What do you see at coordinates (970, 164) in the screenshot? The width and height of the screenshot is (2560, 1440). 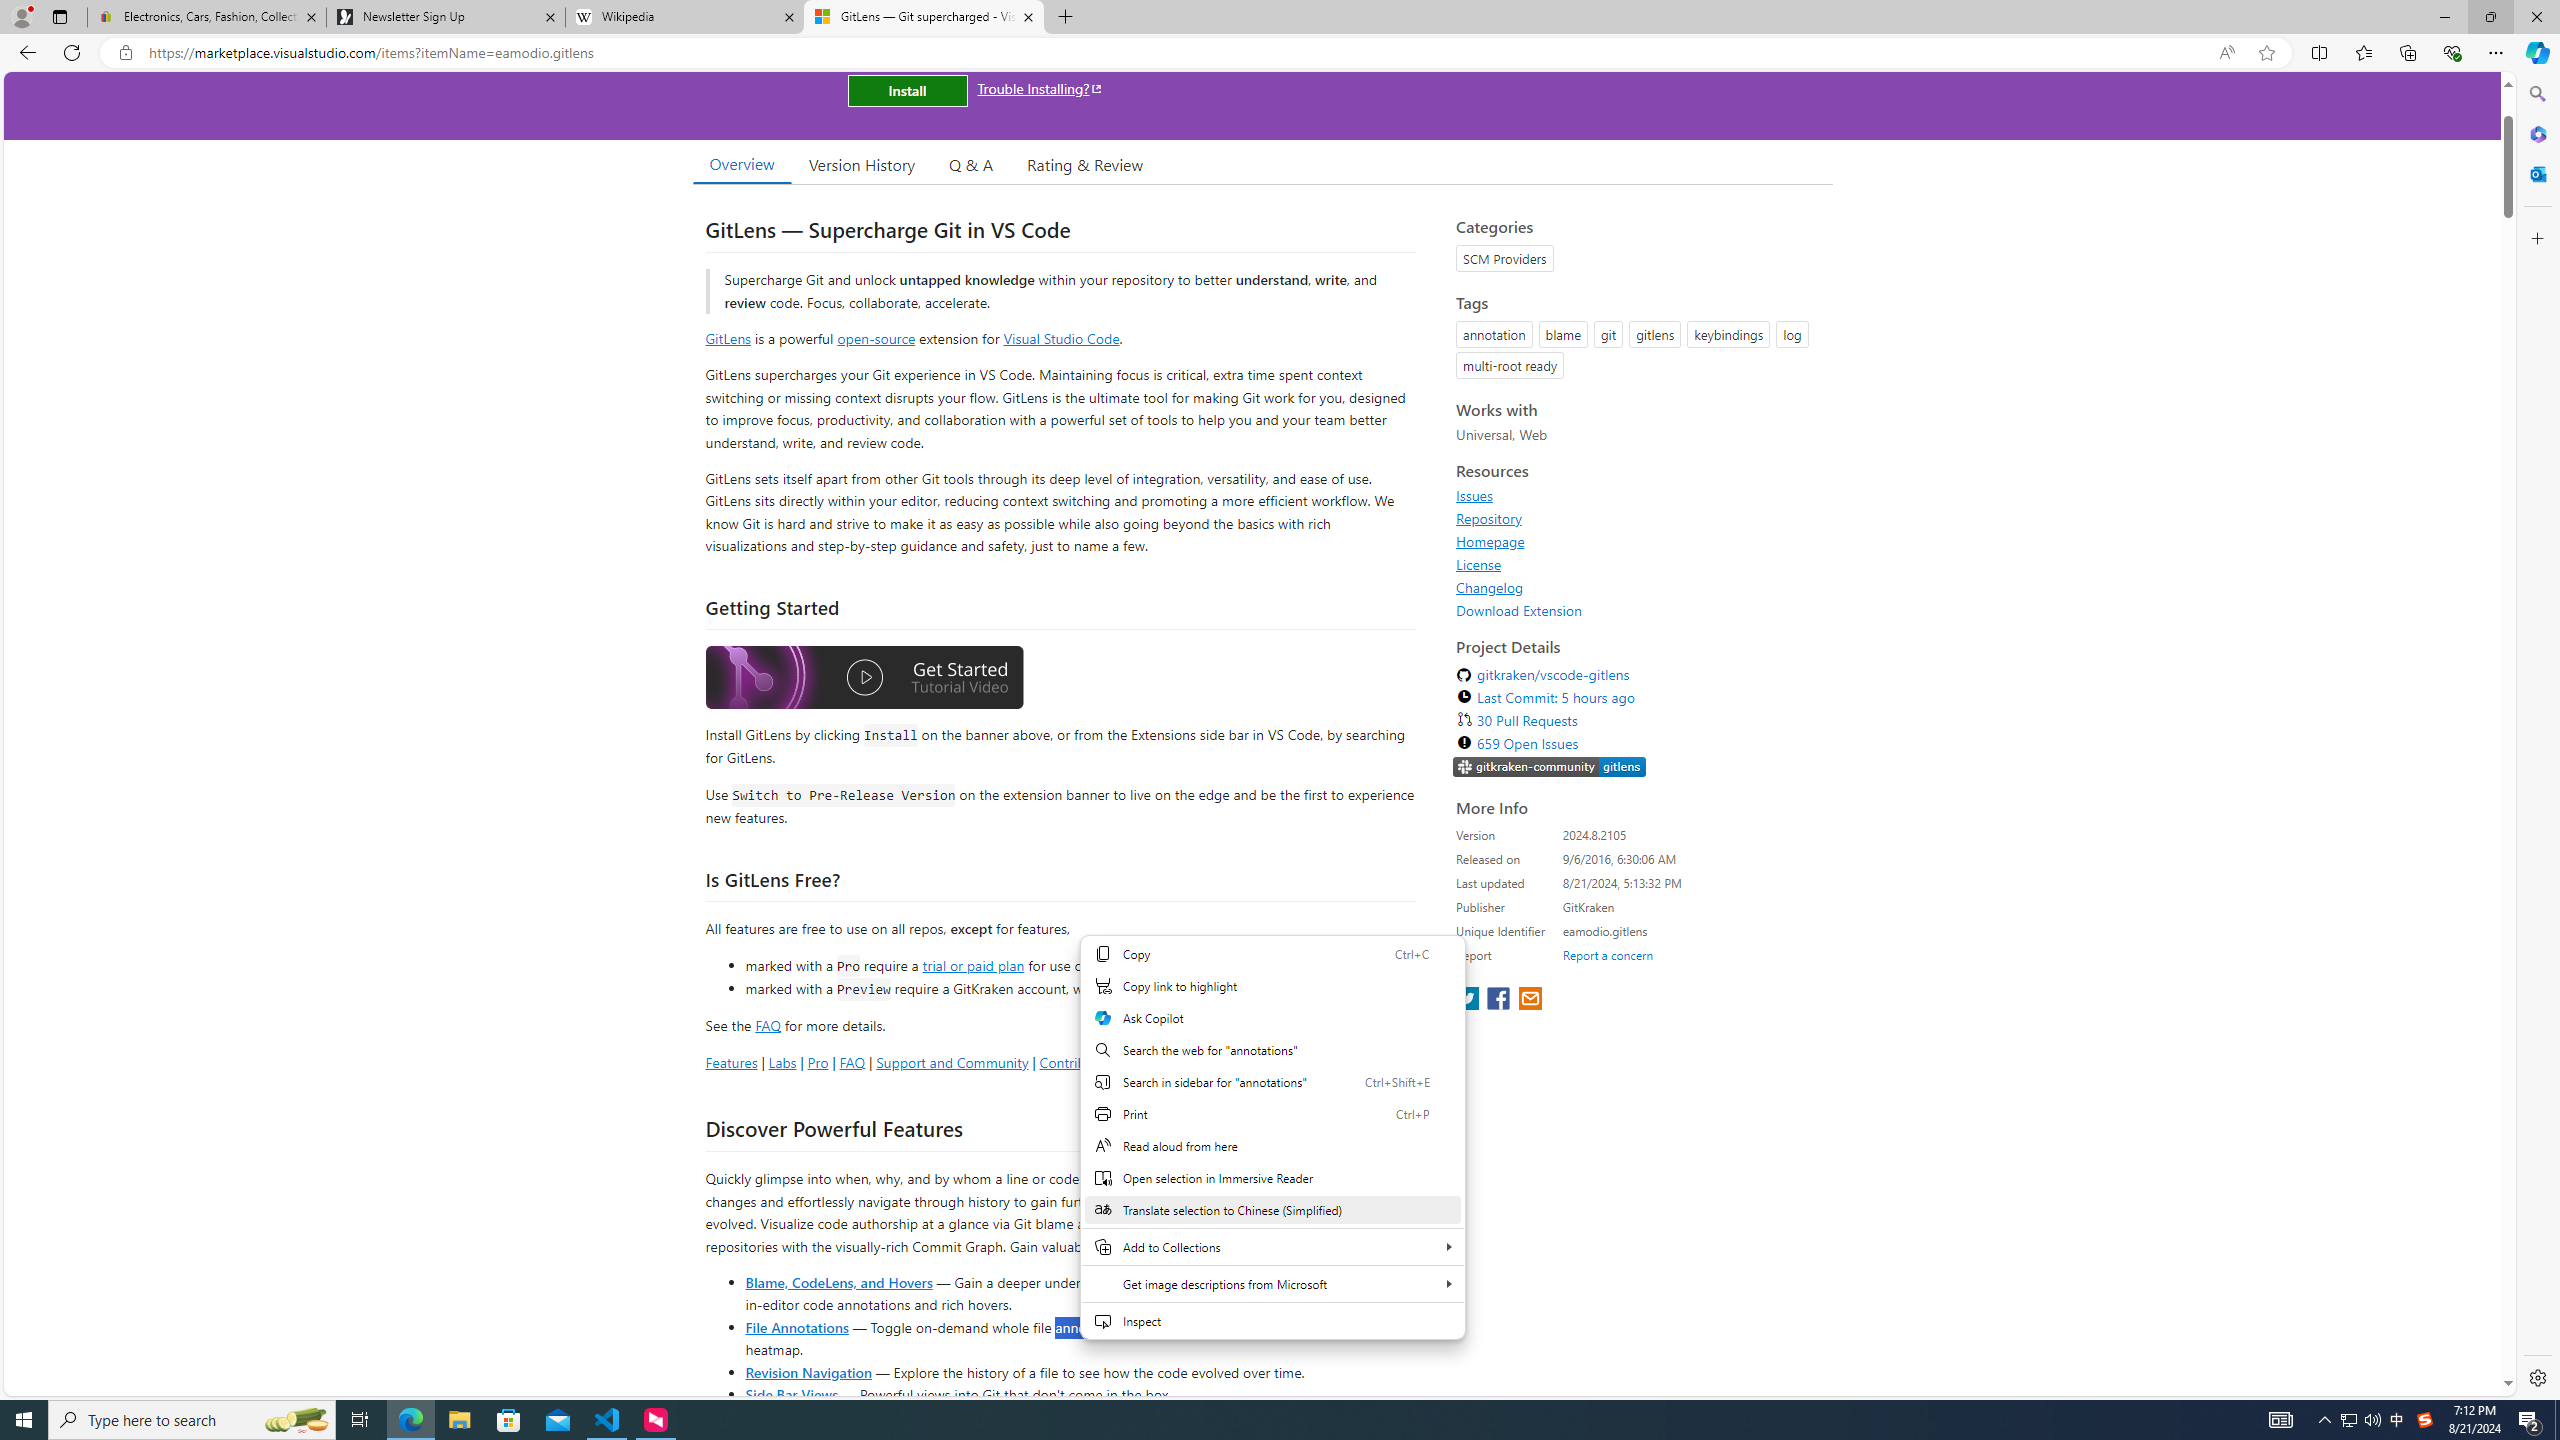 I see `'Q & A'` at bounding box center [970, 164].